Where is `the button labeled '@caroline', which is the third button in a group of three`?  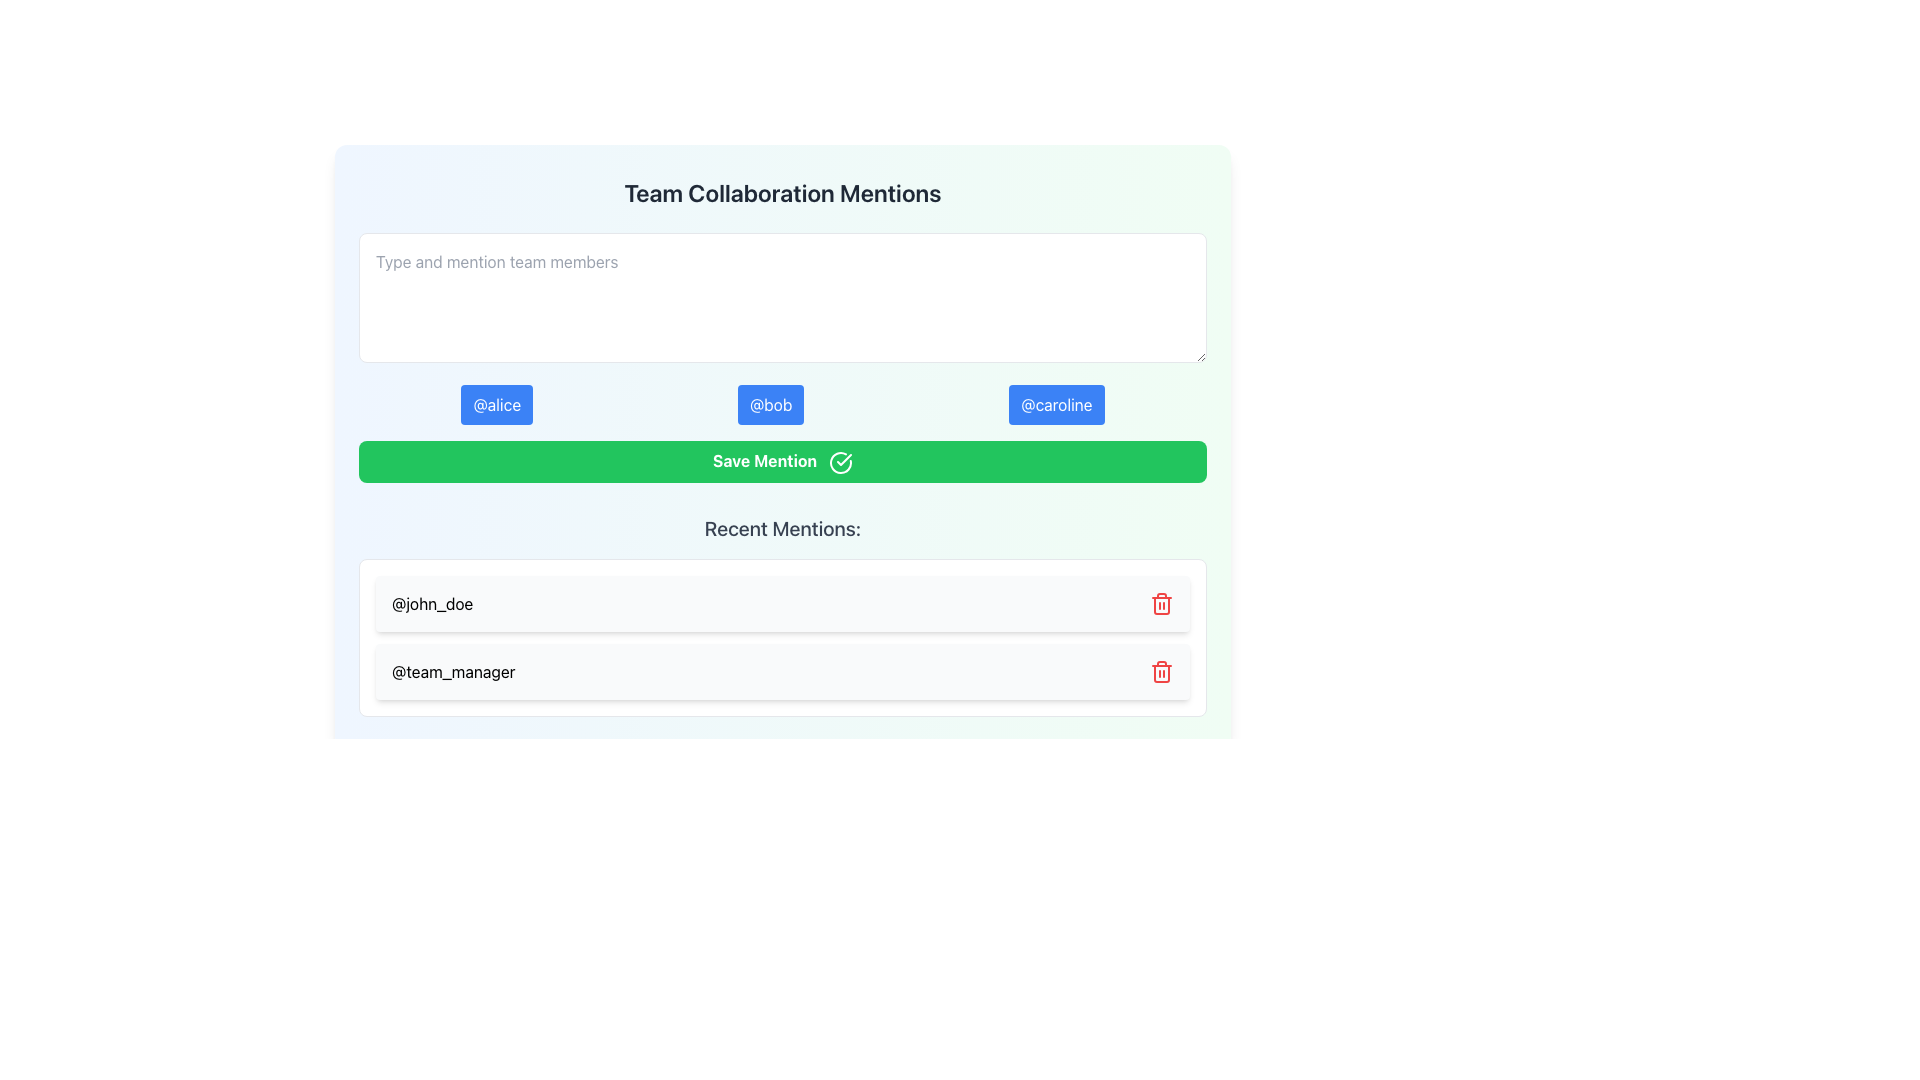
the button labeled '@caroline', which is the third button in a group of three is located at coordinates (1055, 405).